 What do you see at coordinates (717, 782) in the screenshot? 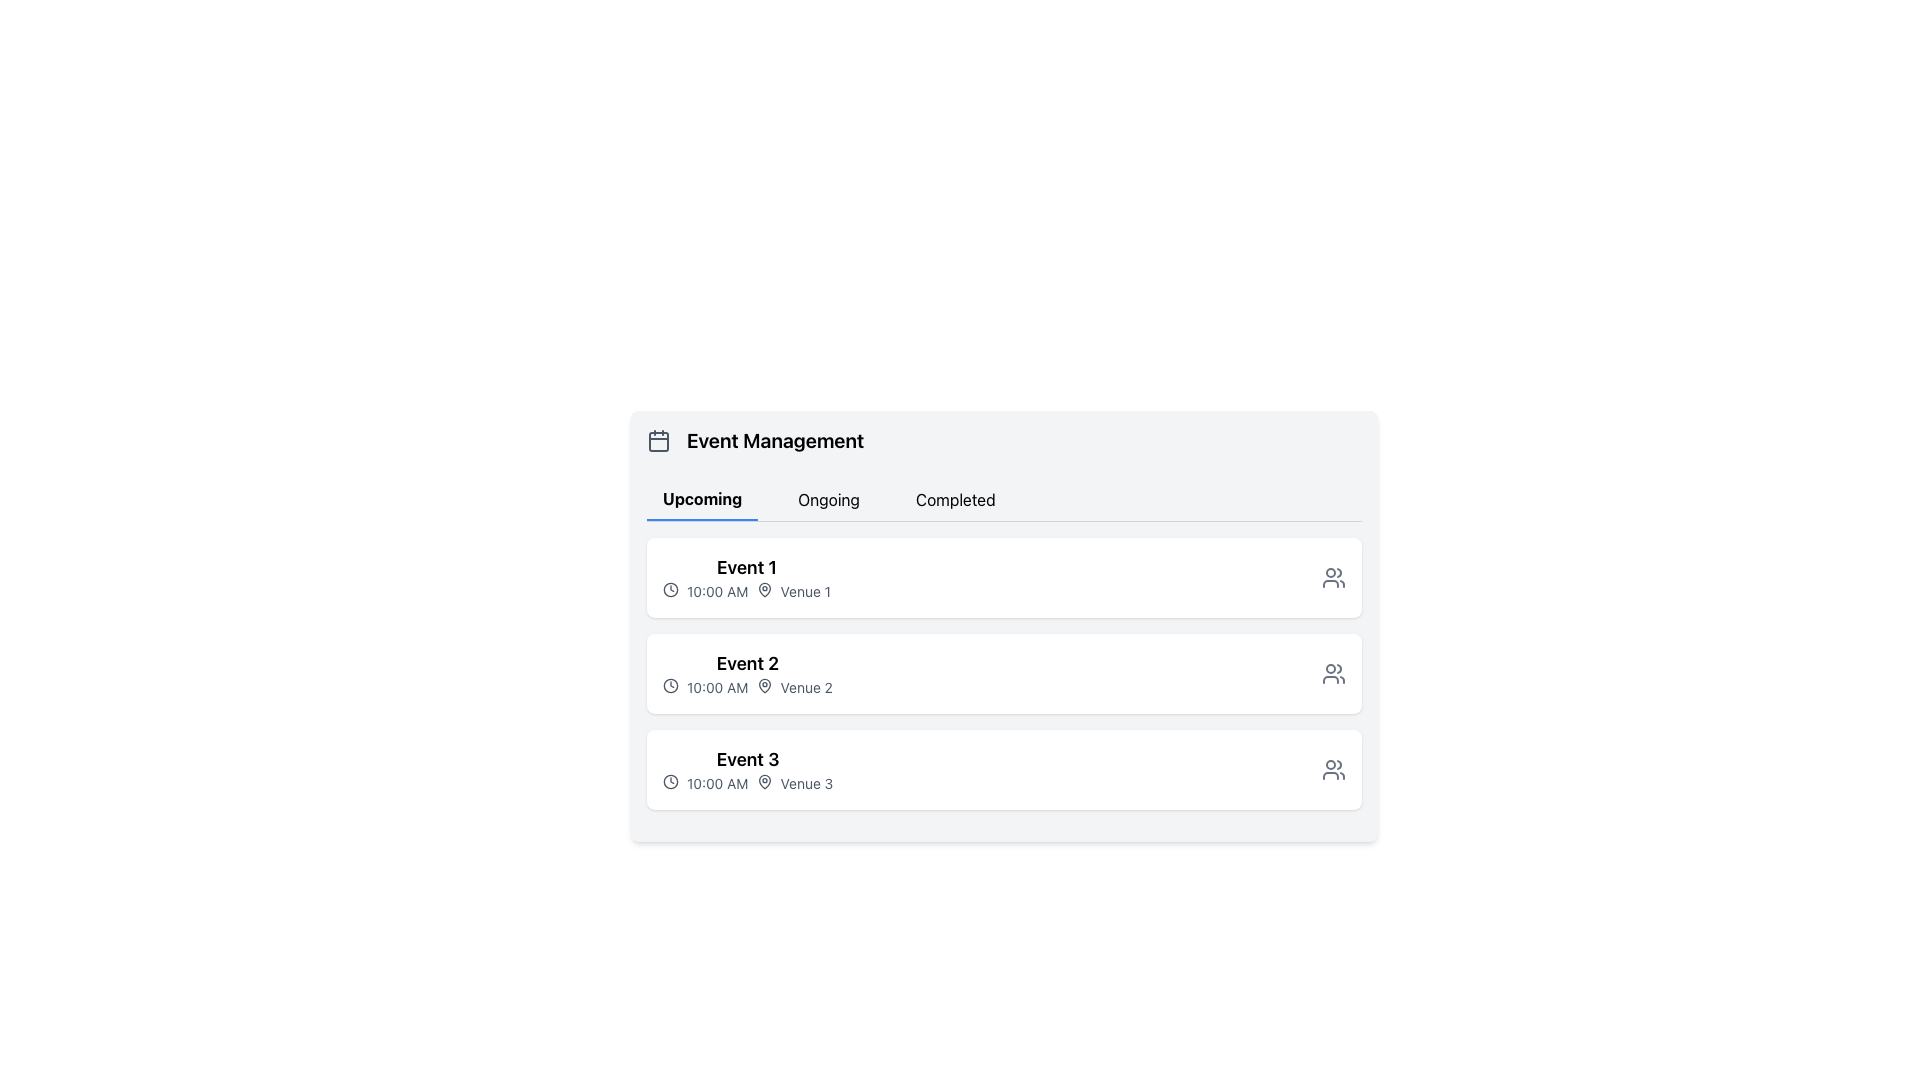
I see `the text label displaying the scheduled time for the third event in the list, located between a clock icon and a venue text` at bounding box center [717, 782].